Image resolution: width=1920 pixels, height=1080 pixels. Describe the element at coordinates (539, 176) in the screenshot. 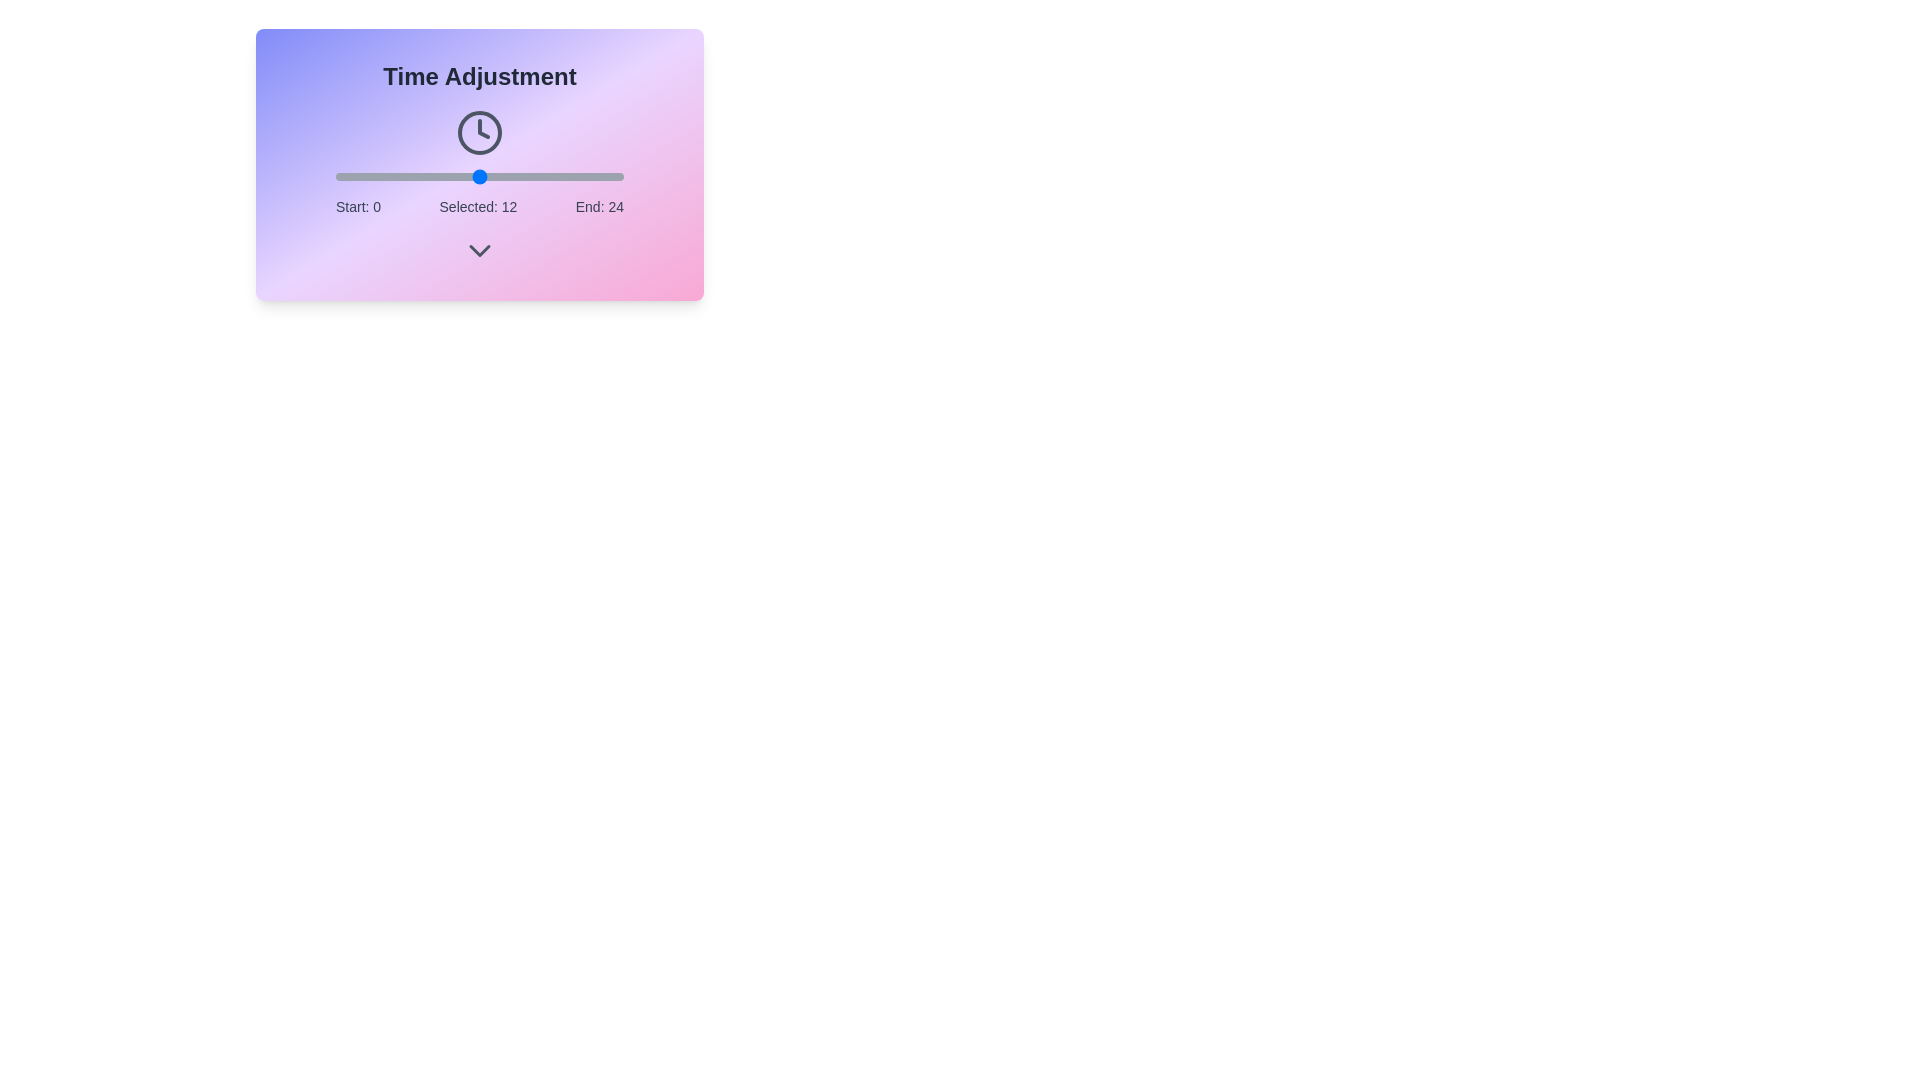

I see `the time slider to 17` at that location.